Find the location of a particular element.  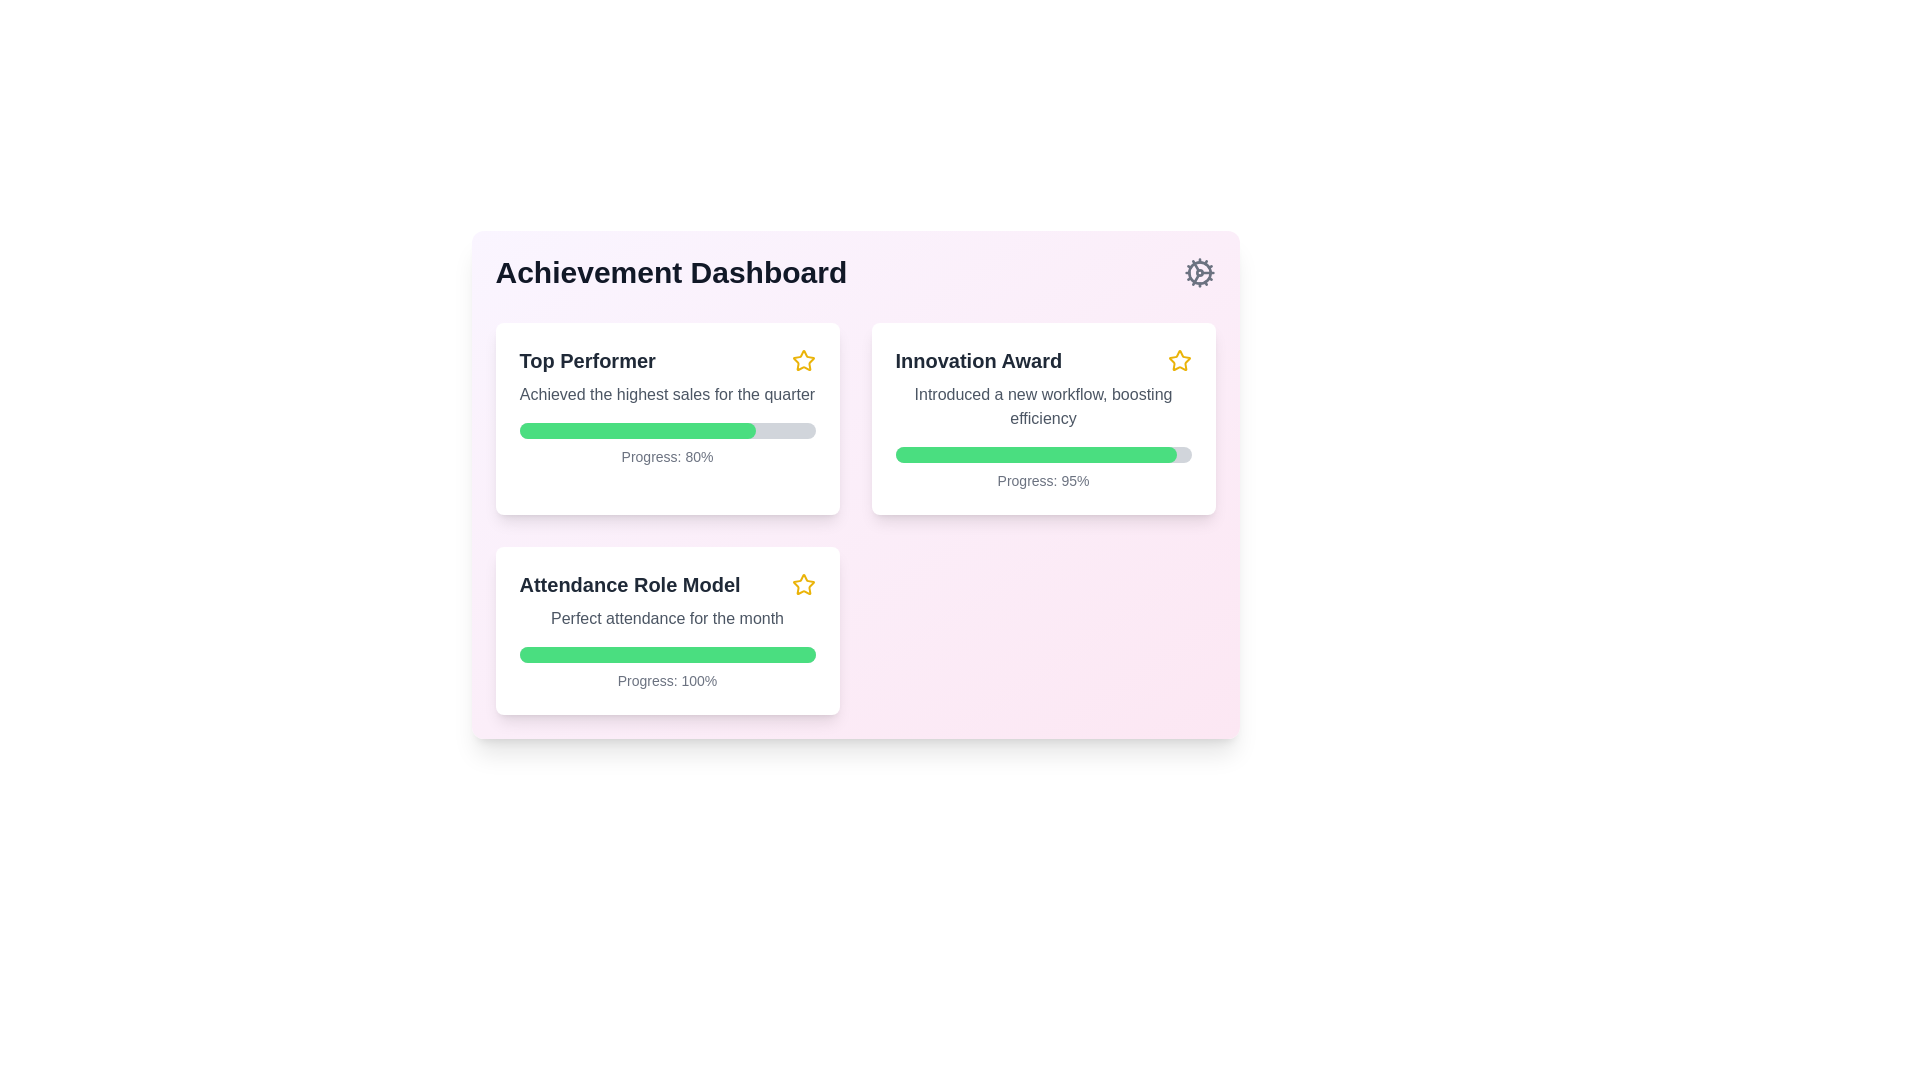

the star-shaped icon with a bold yellow outline is located at coordinates (1179, 361).